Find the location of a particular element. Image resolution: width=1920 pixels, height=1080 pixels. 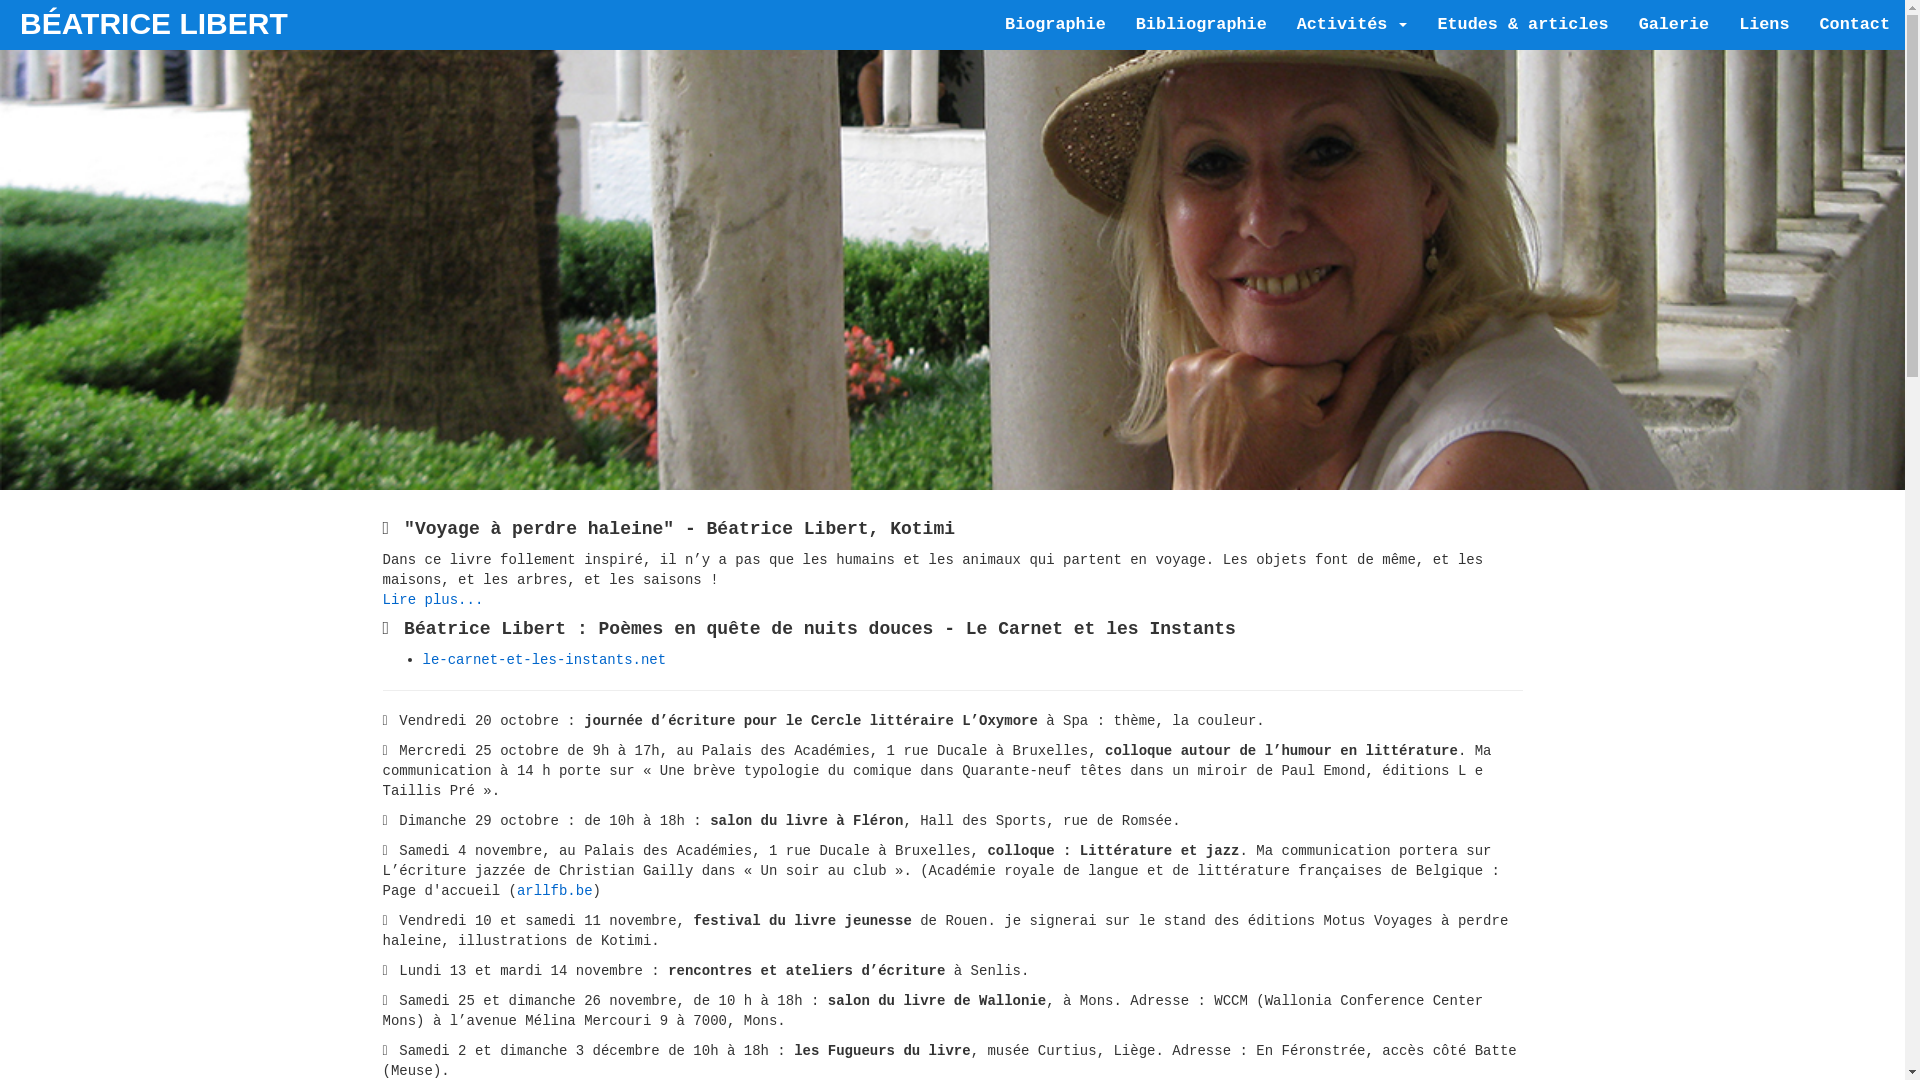

'Bibliographie' is located at coordinates (1200, 24).